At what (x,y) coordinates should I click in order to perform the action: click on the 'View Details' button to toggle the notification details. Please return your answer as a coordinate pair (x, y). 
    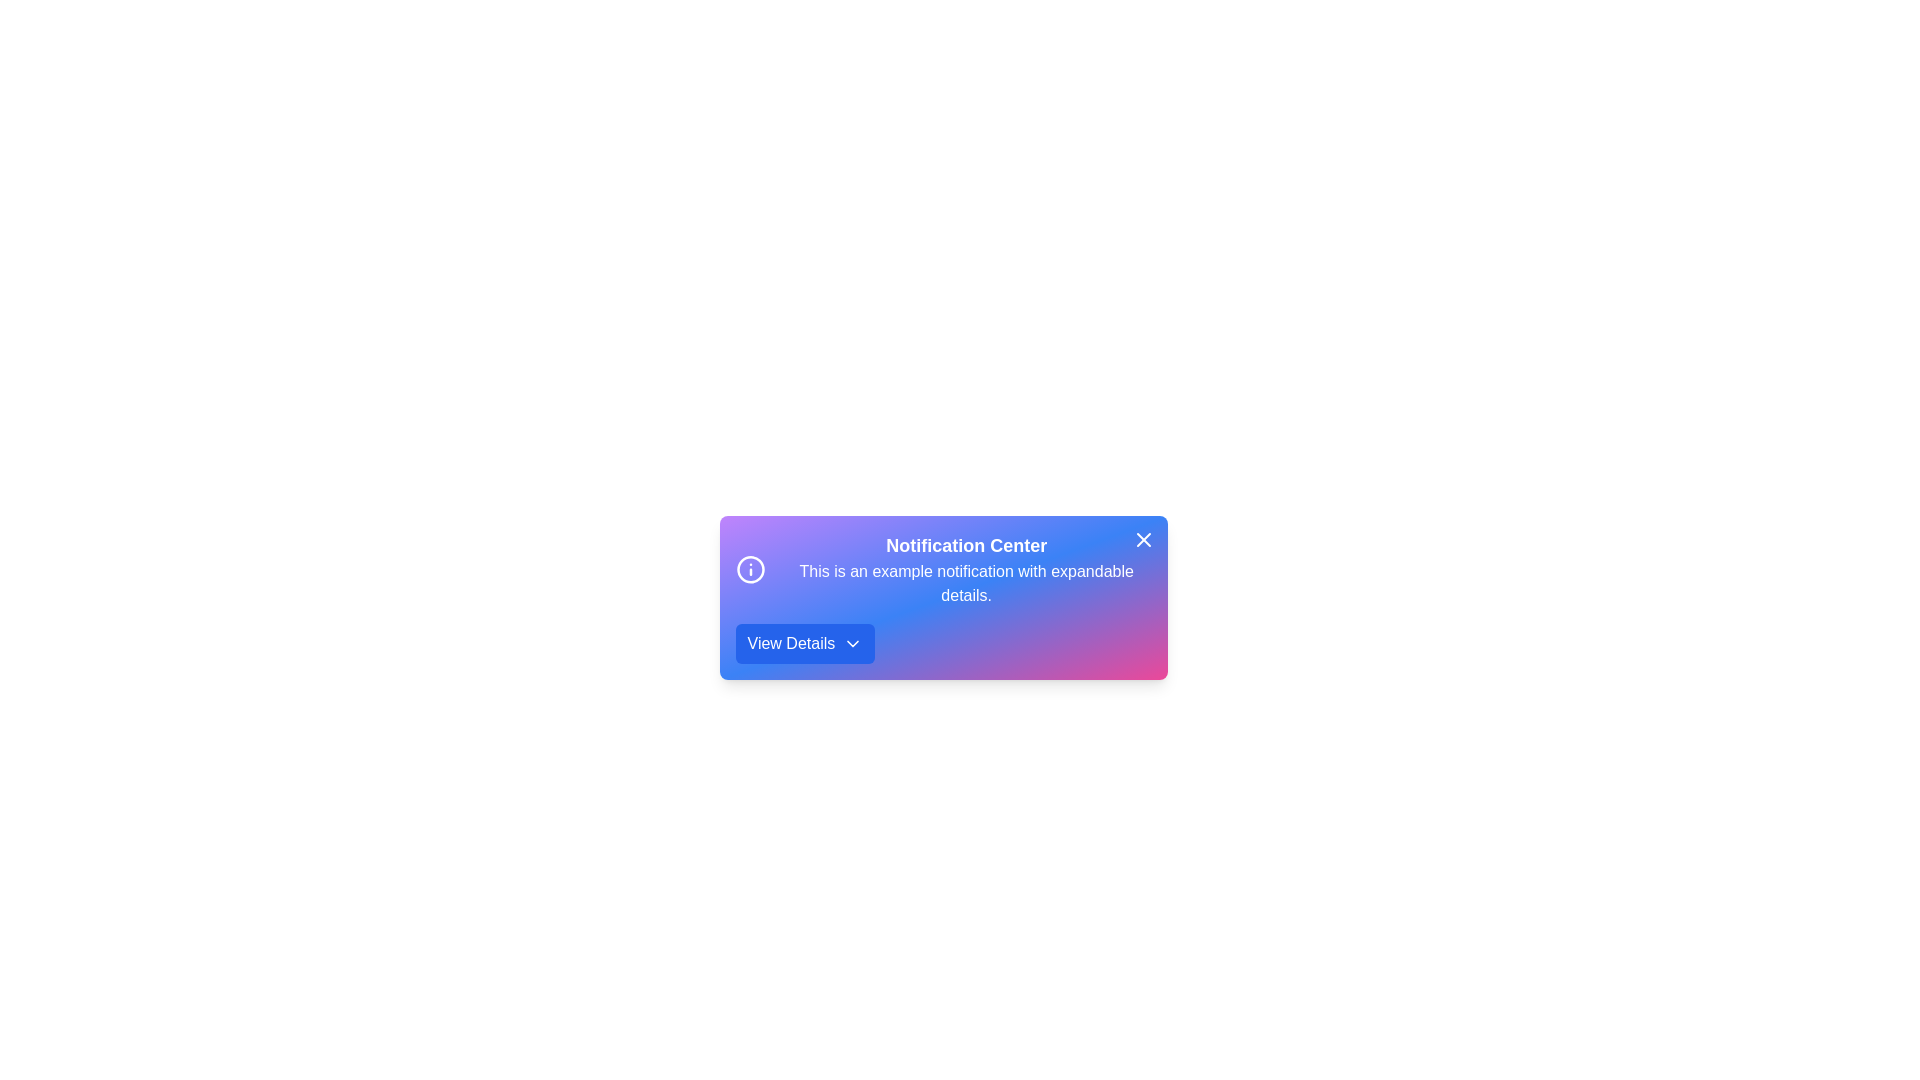
    Looking at the image, I should click on (805, 644).